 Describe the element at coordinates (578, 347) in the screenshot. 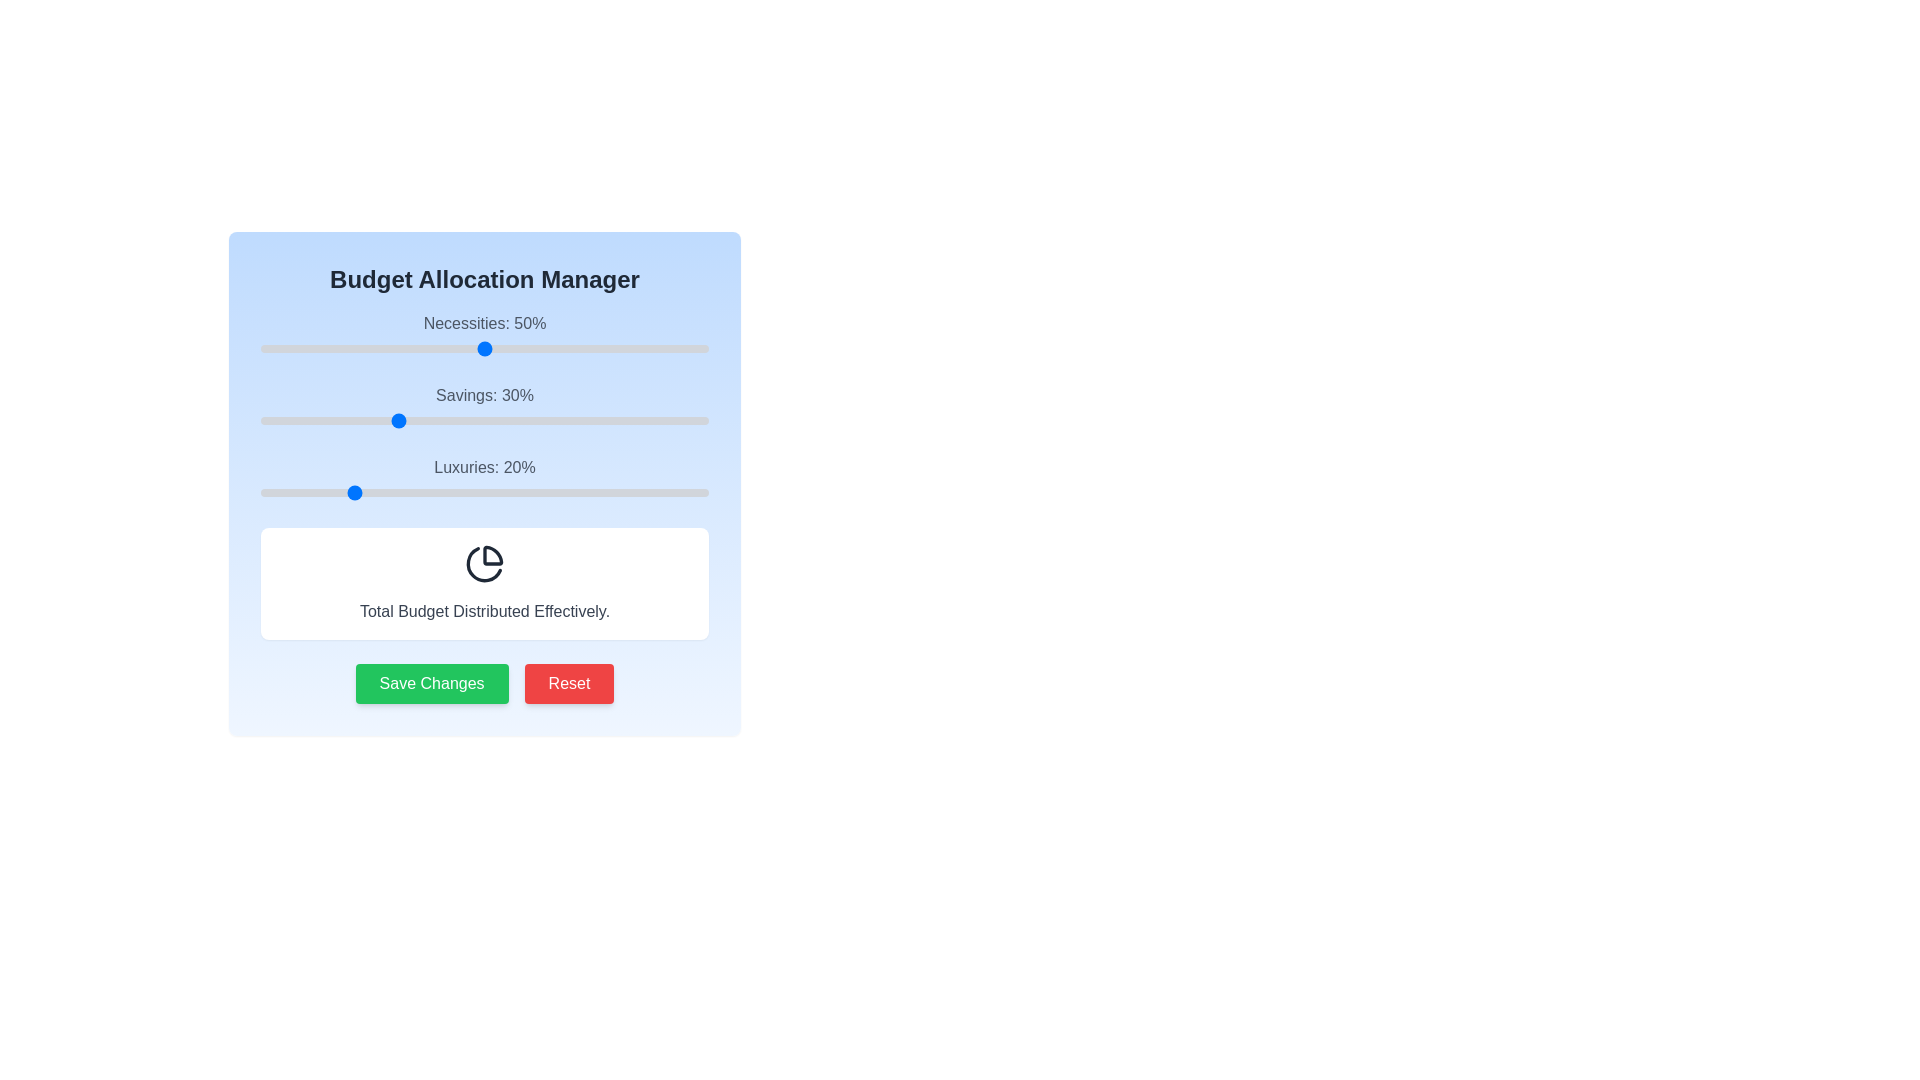

I see `the 'Necessities' slider` at that location.